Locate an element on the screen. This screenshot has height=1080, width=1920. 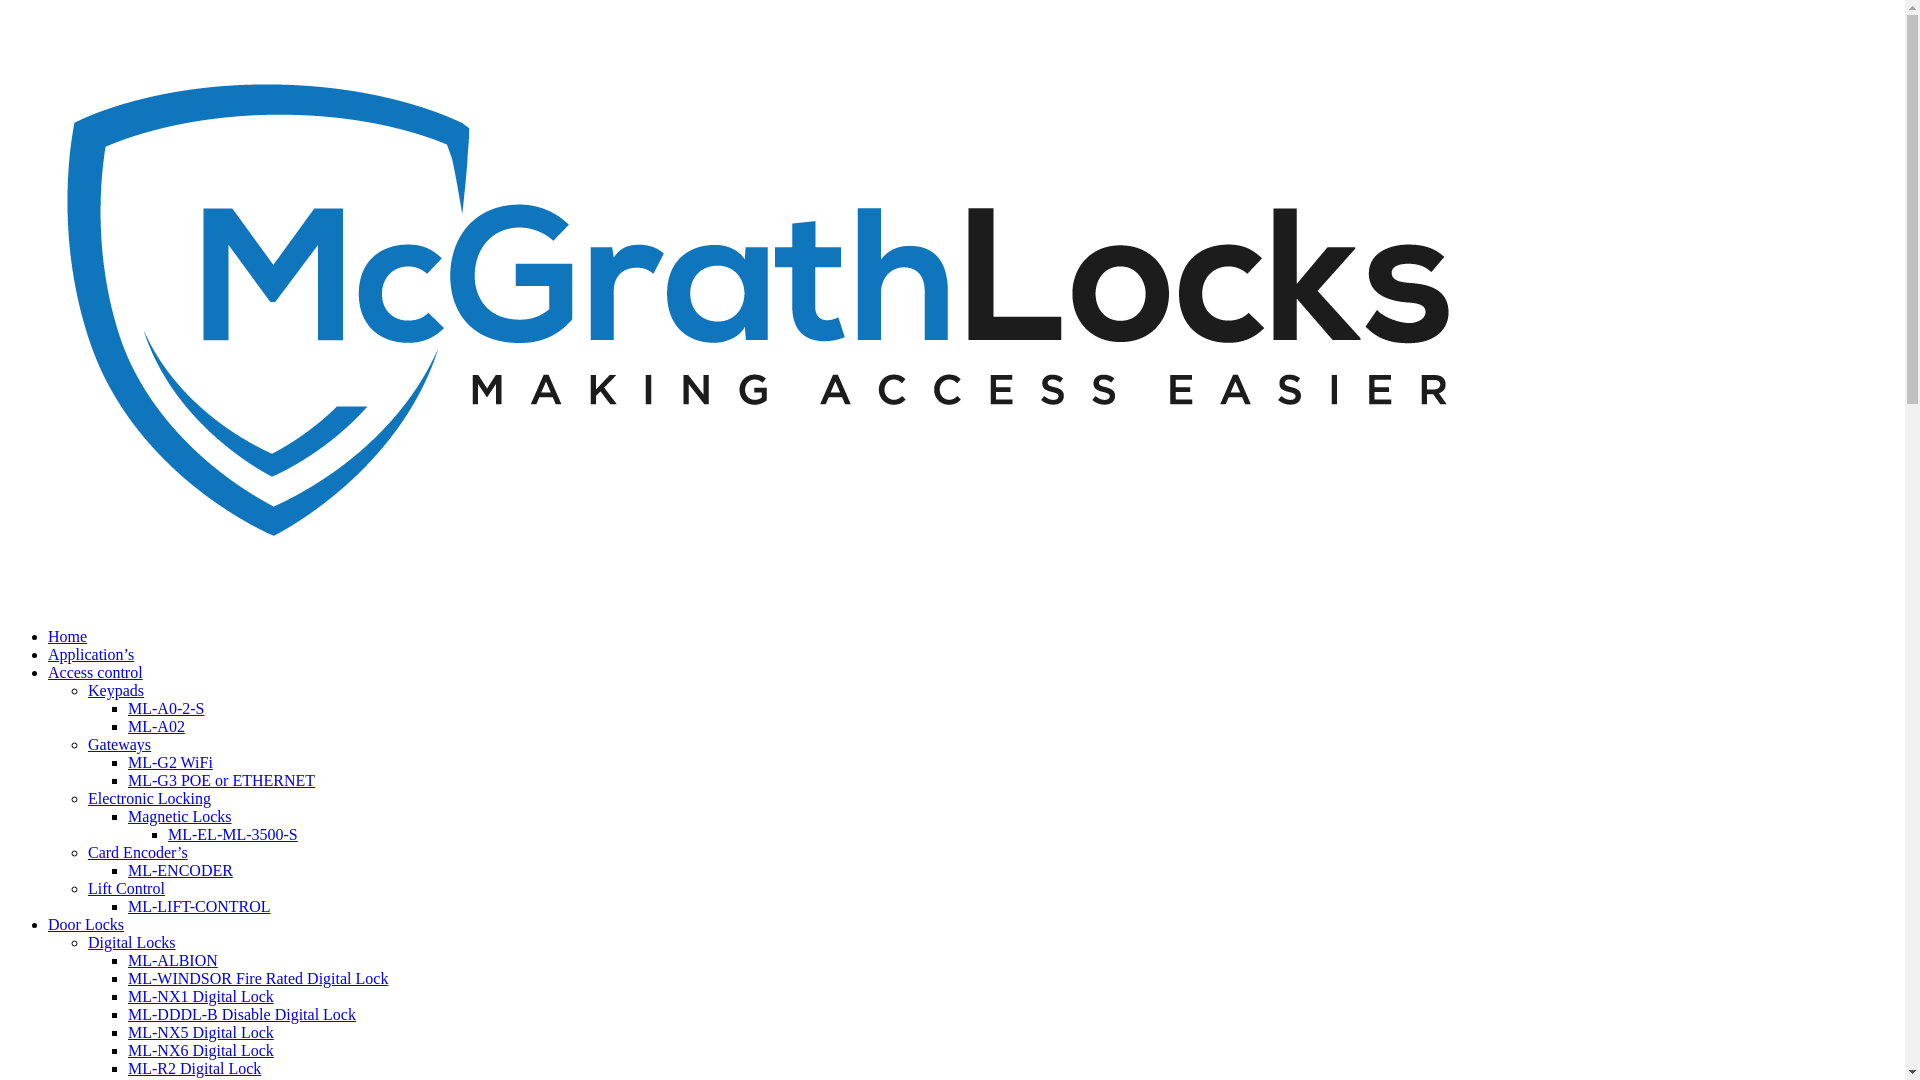
'ML-A02' is located at coordinates (155, 726).